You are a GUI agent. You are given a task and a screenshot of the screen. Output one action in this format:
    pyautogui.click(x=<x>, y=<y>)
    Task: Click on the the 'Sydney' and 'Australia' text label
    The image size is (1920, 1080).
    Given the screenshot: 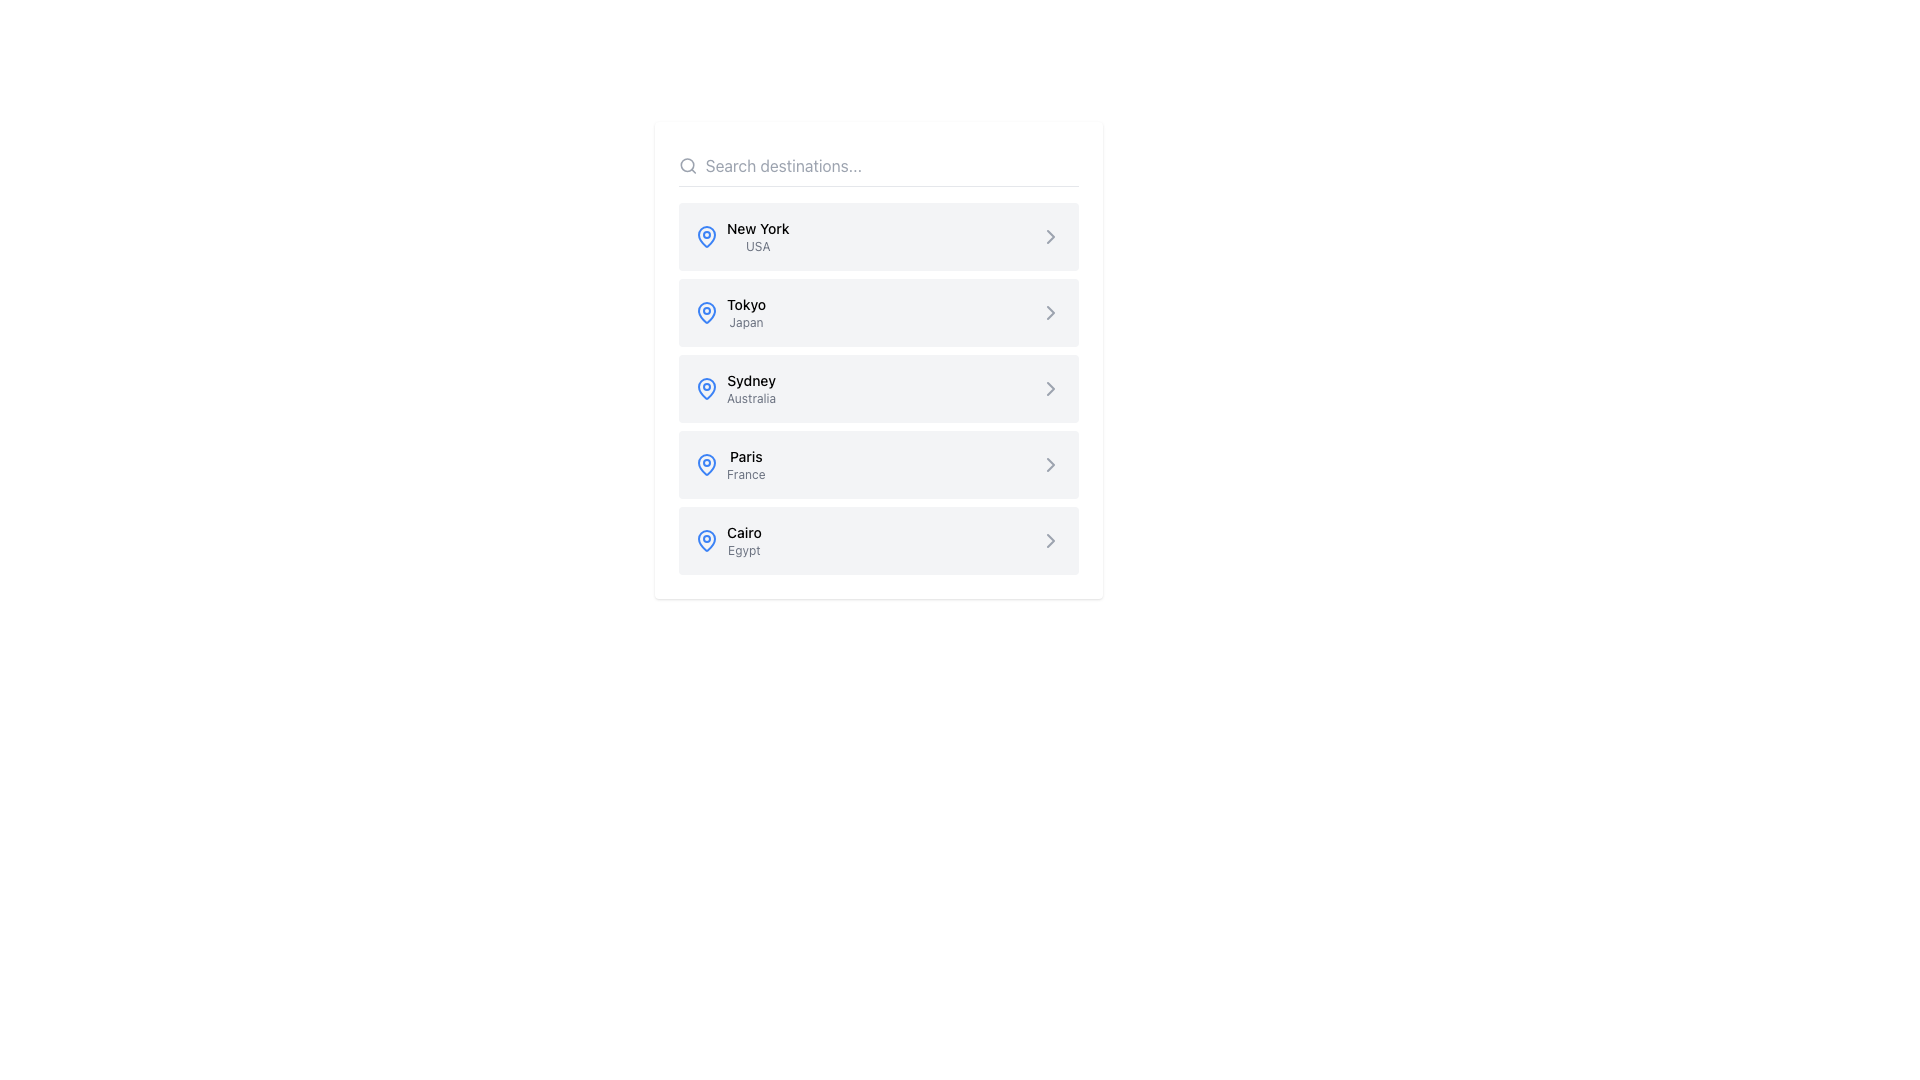 What is the action you would take?
    pyautogui.click(x=750, y=389)
    